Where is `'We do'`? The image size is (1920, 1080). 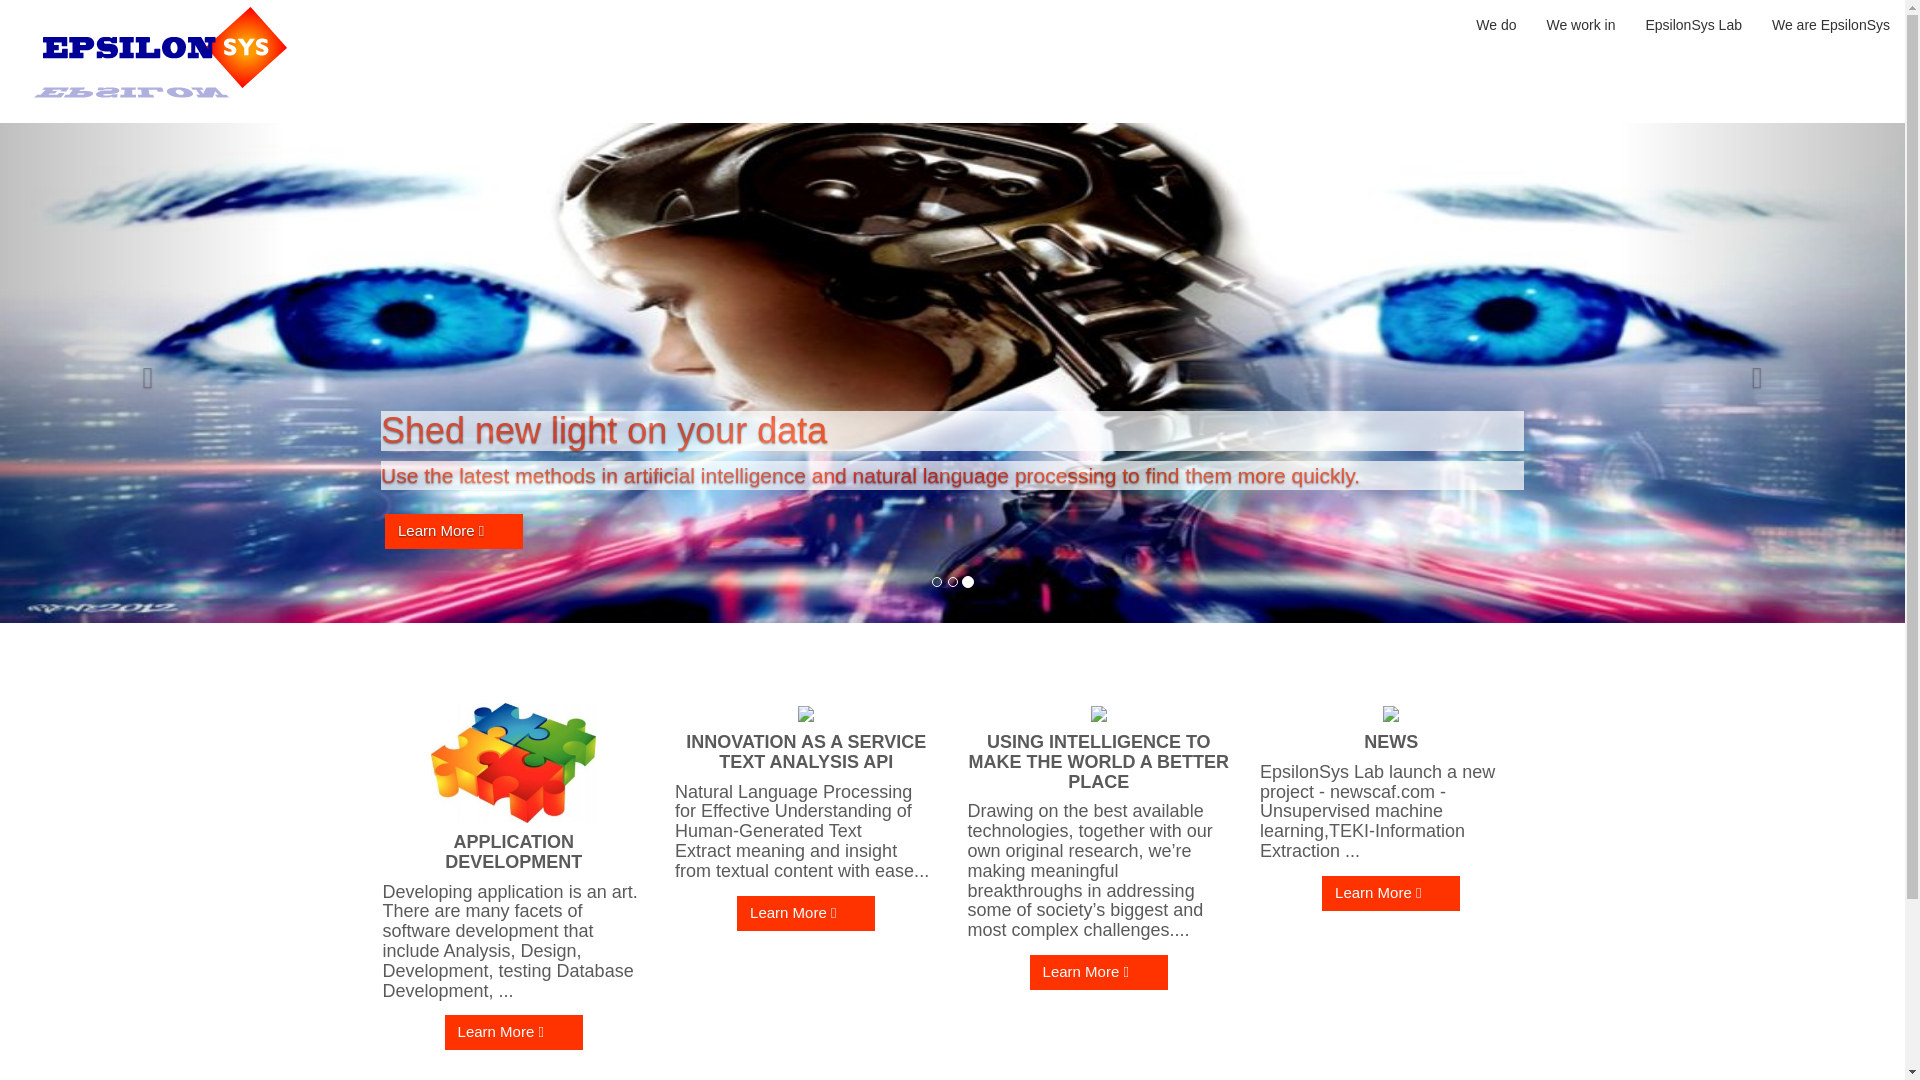 'We do' is located at coordinates (1496, 24).